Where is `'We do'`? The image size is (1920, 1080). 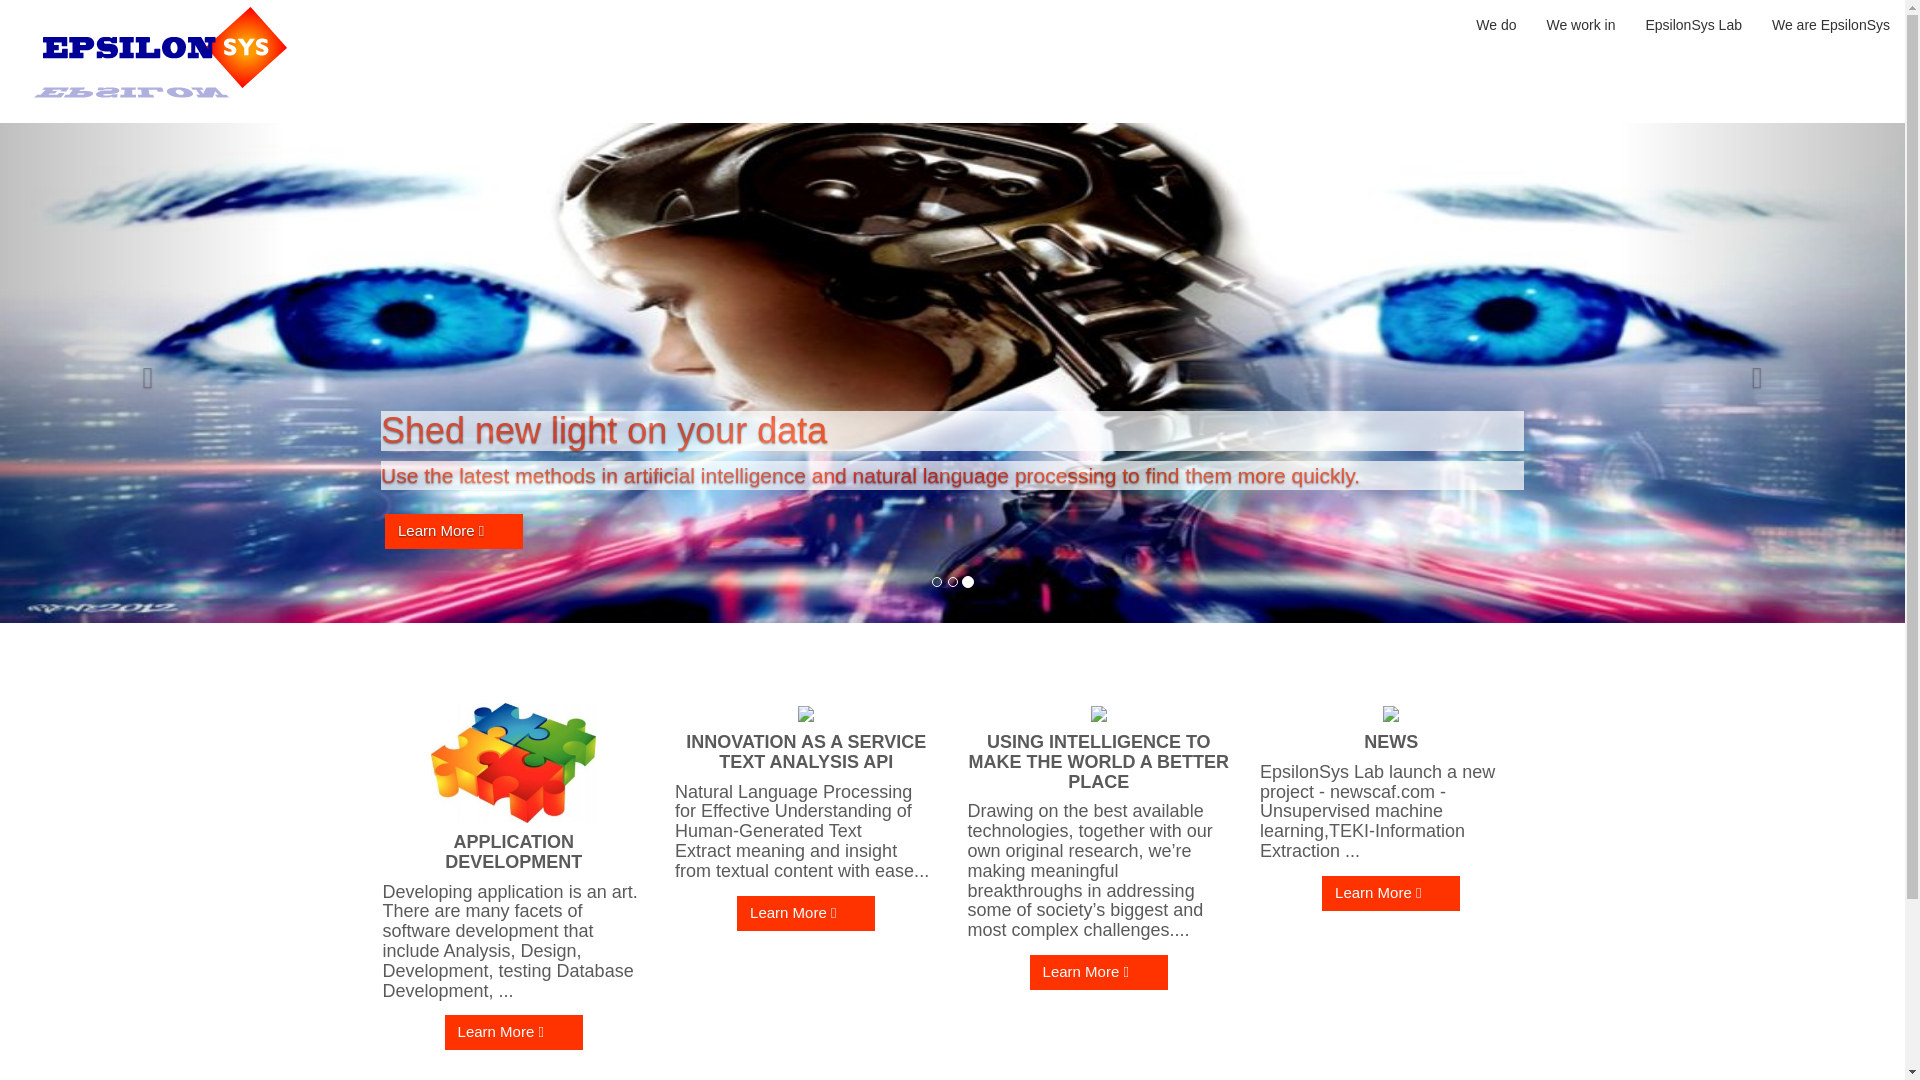 'We do' is located at coordinates (1496, 24).